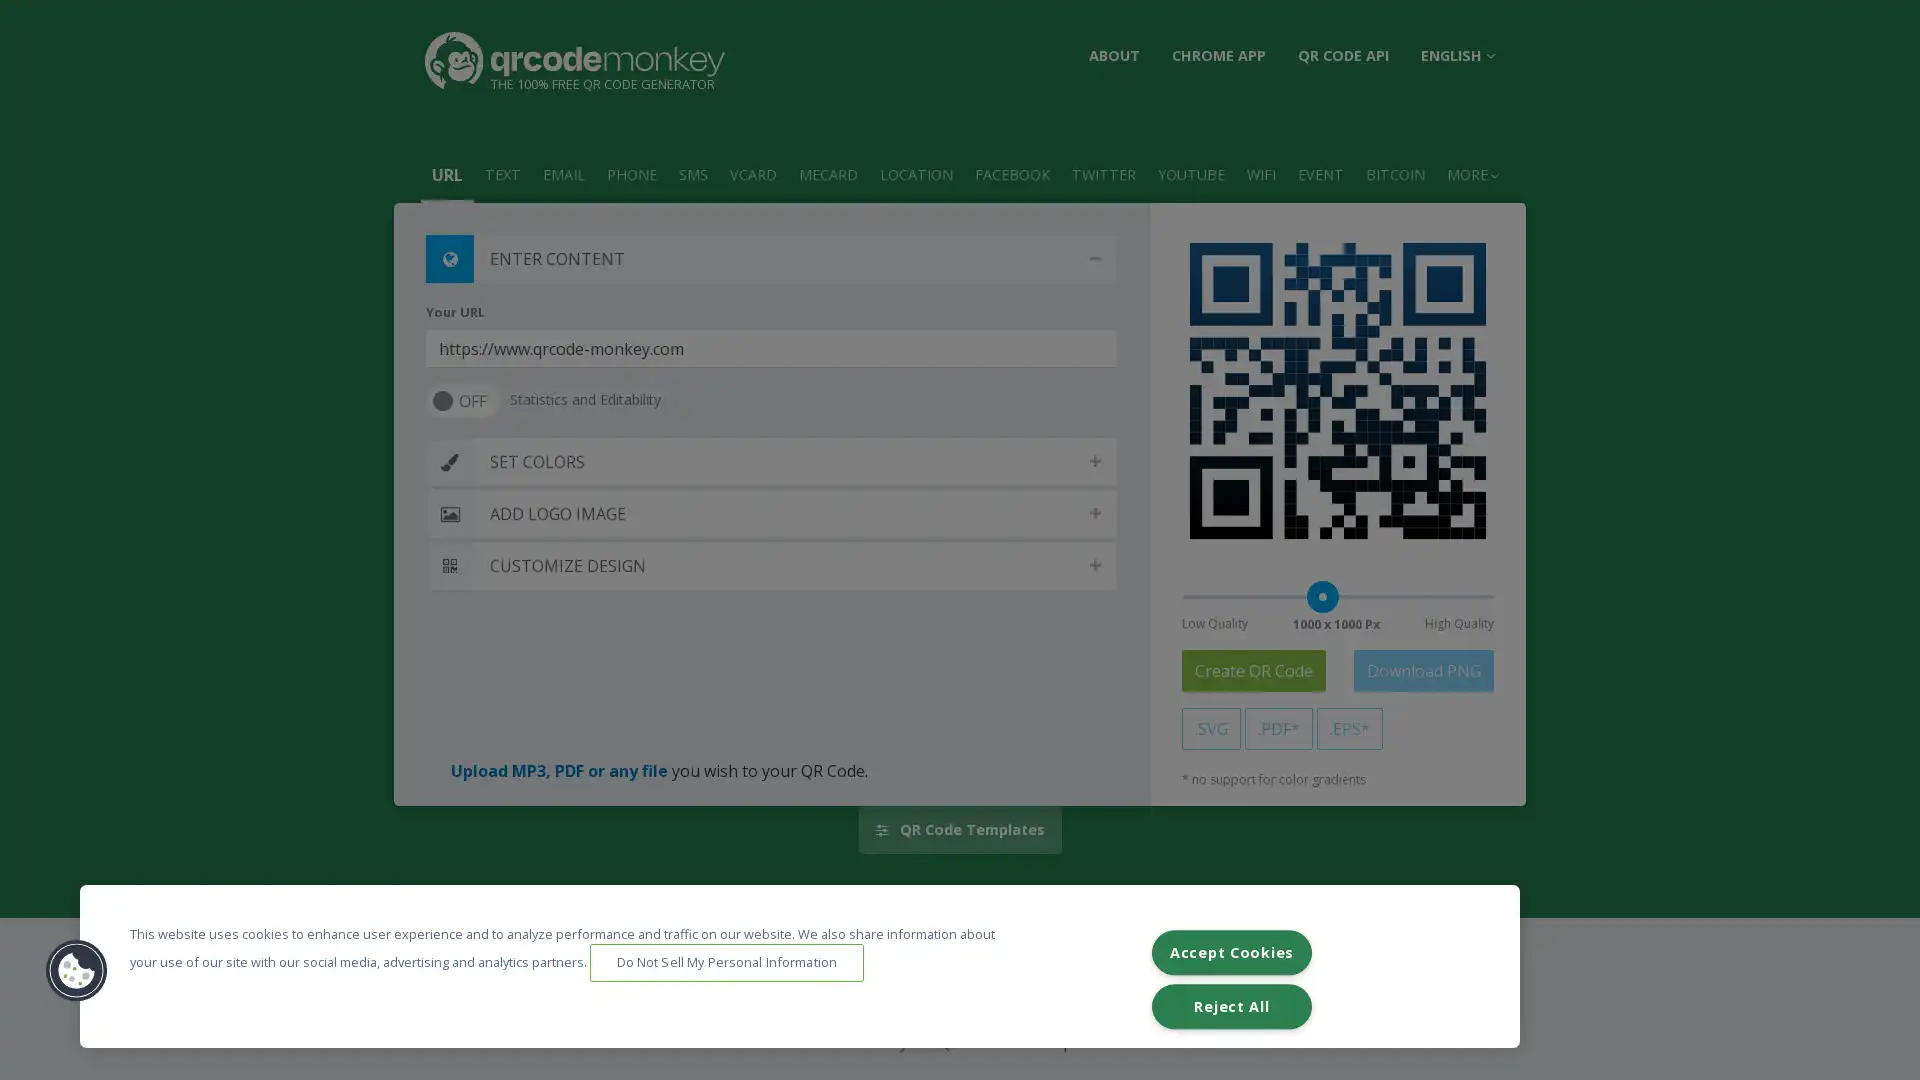 The image size is (1920, 1080). I want to click on .PDF*, so click(1276, 729).